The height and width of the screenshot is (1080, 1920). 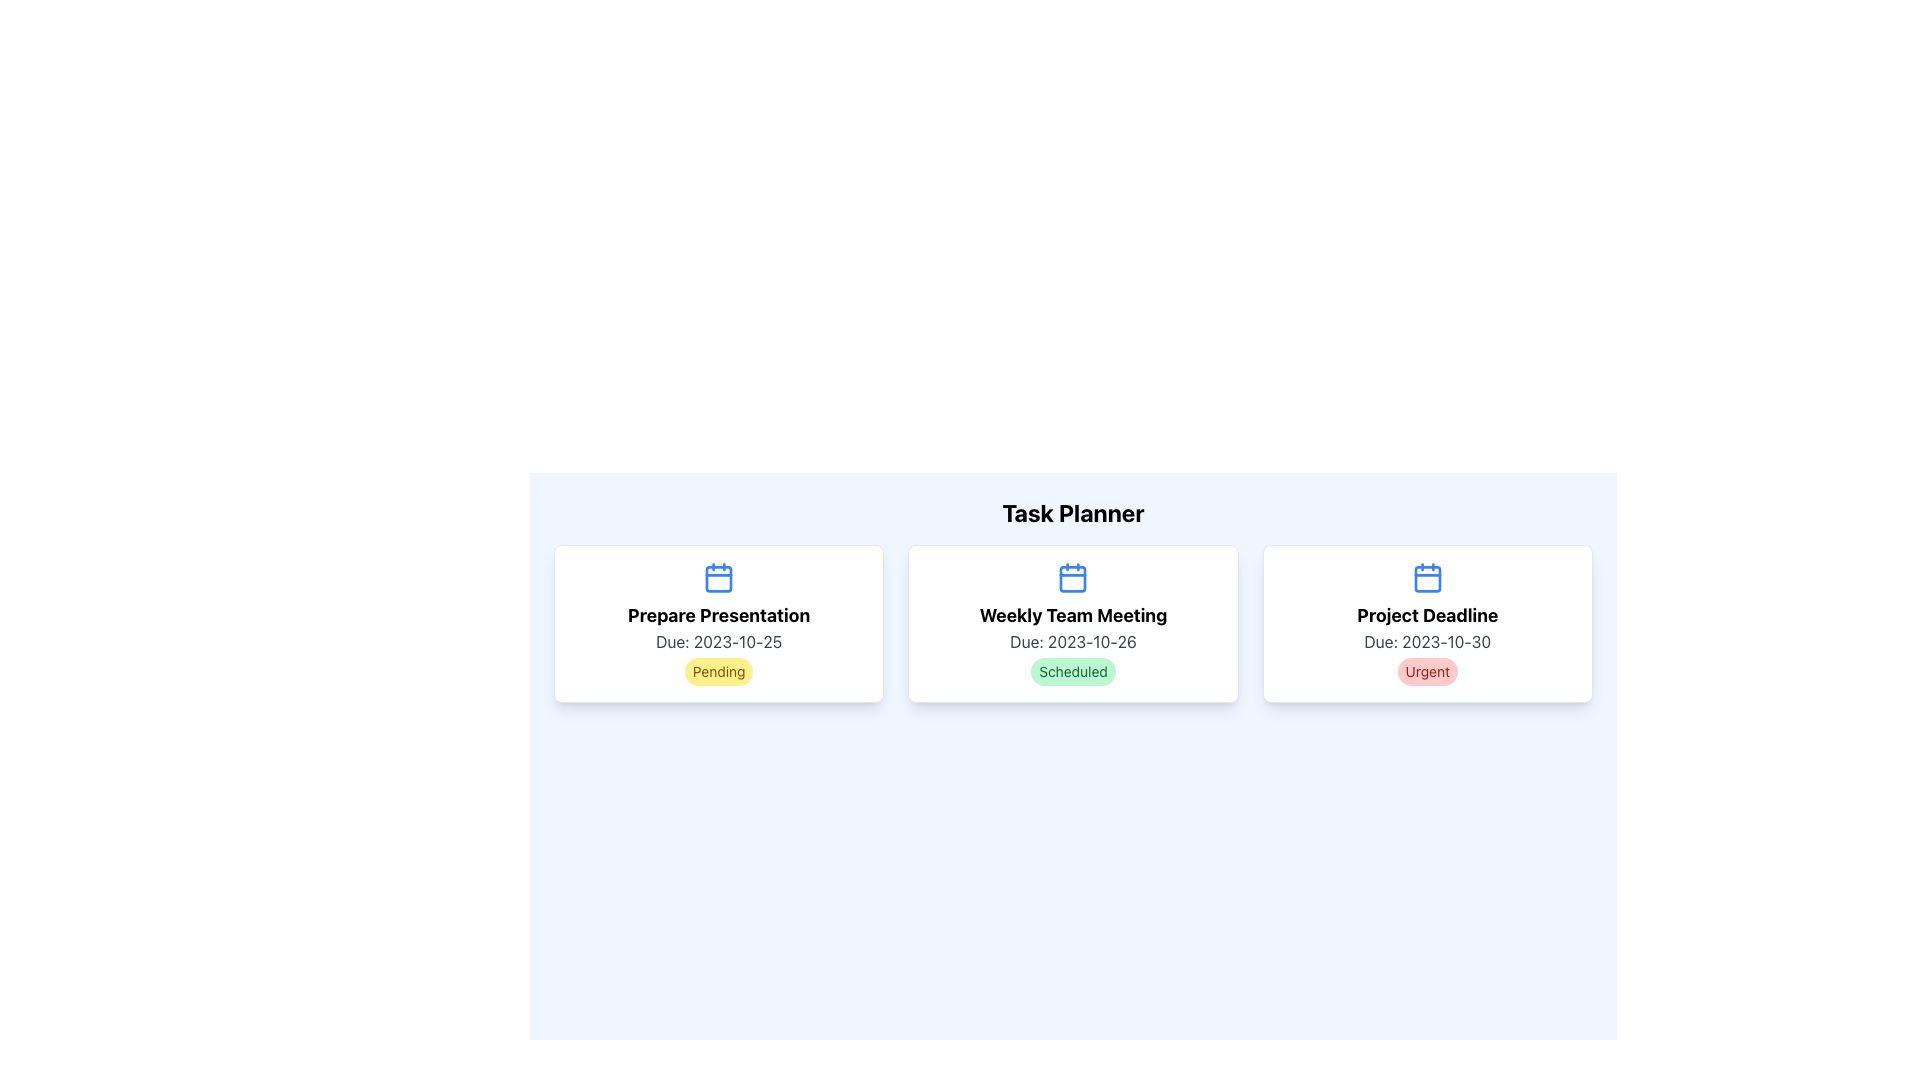 What do you see at coordinates (719, 615) in the screenshot?
I see `the text label displaying 'Prepare Presentation' to select the text. This label is prominently styled in bold and larger font` at bounding box center [719, 615].